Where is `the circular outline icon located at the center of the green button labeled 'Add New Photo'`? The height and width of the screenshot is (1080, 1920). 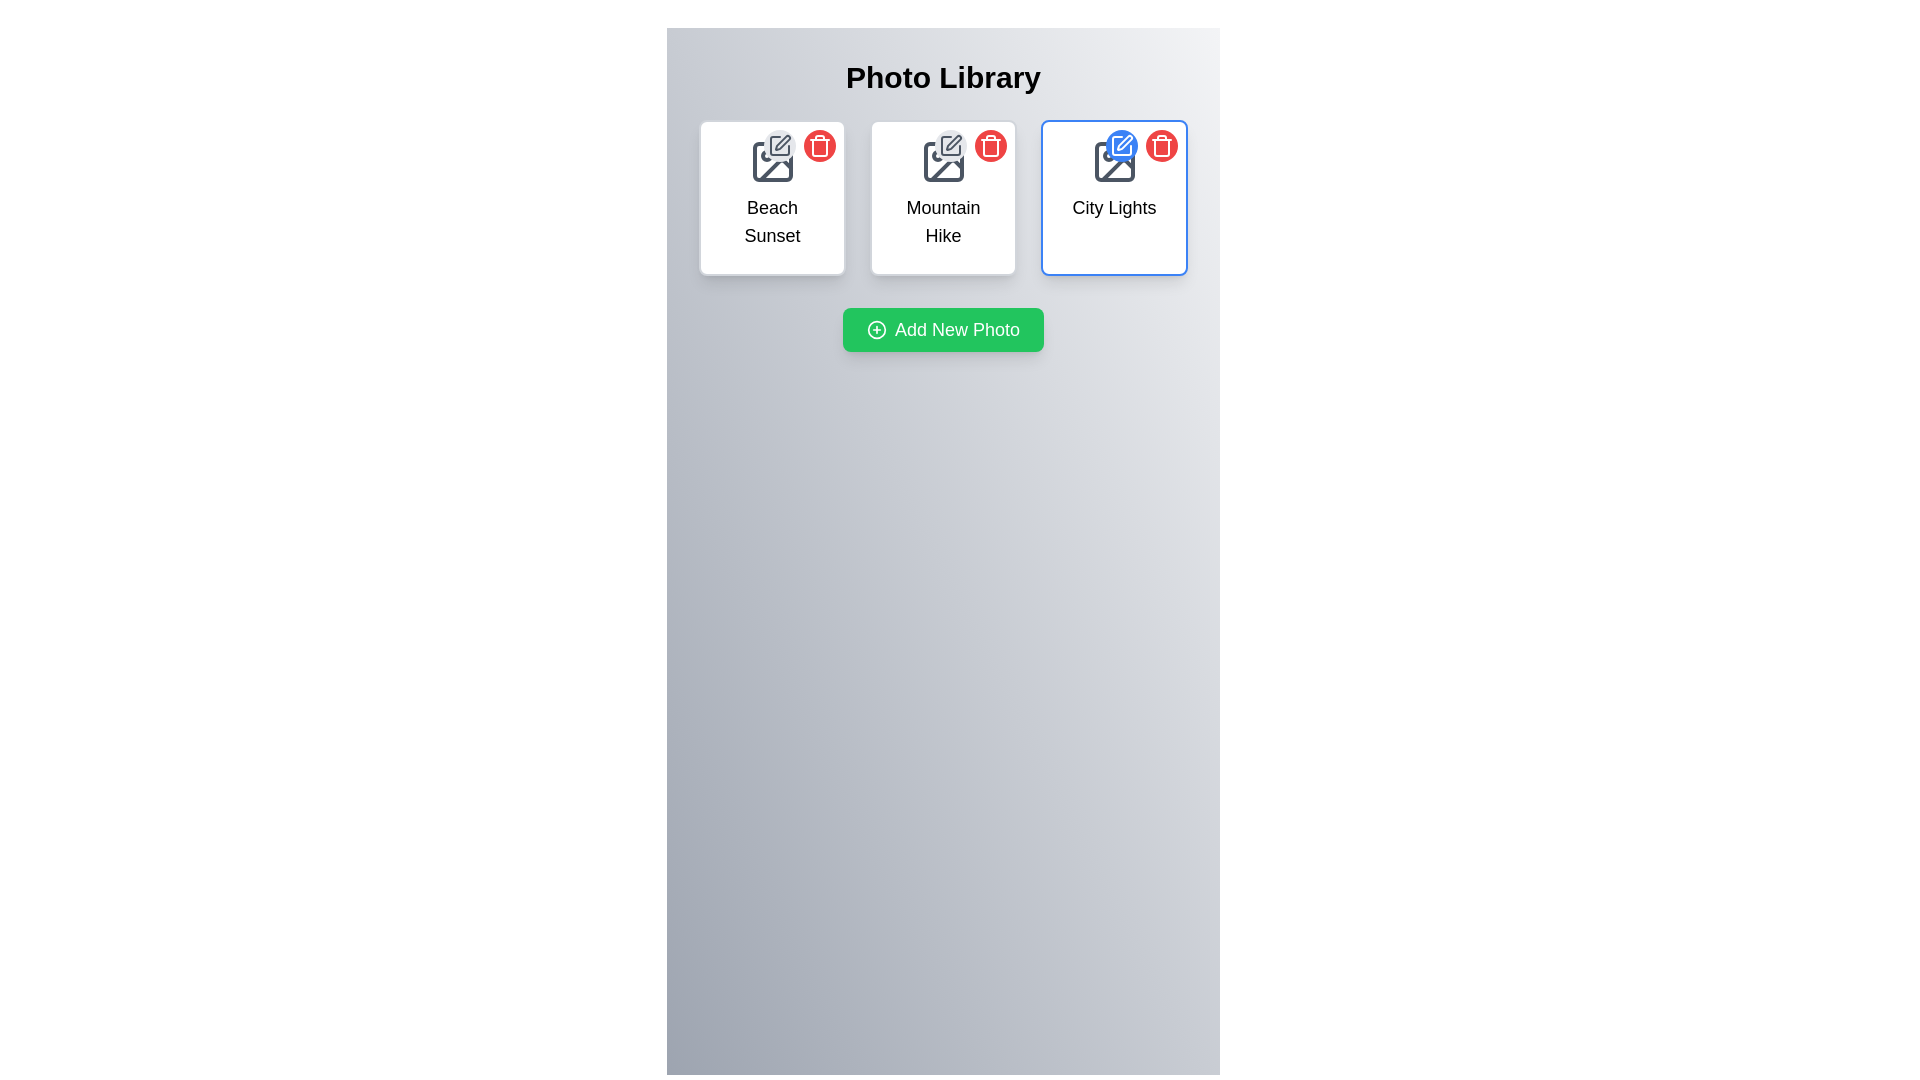 the circular outline icon located at the center of the green button labeled 'Add New Photo' is located at coordinates (876, 329).